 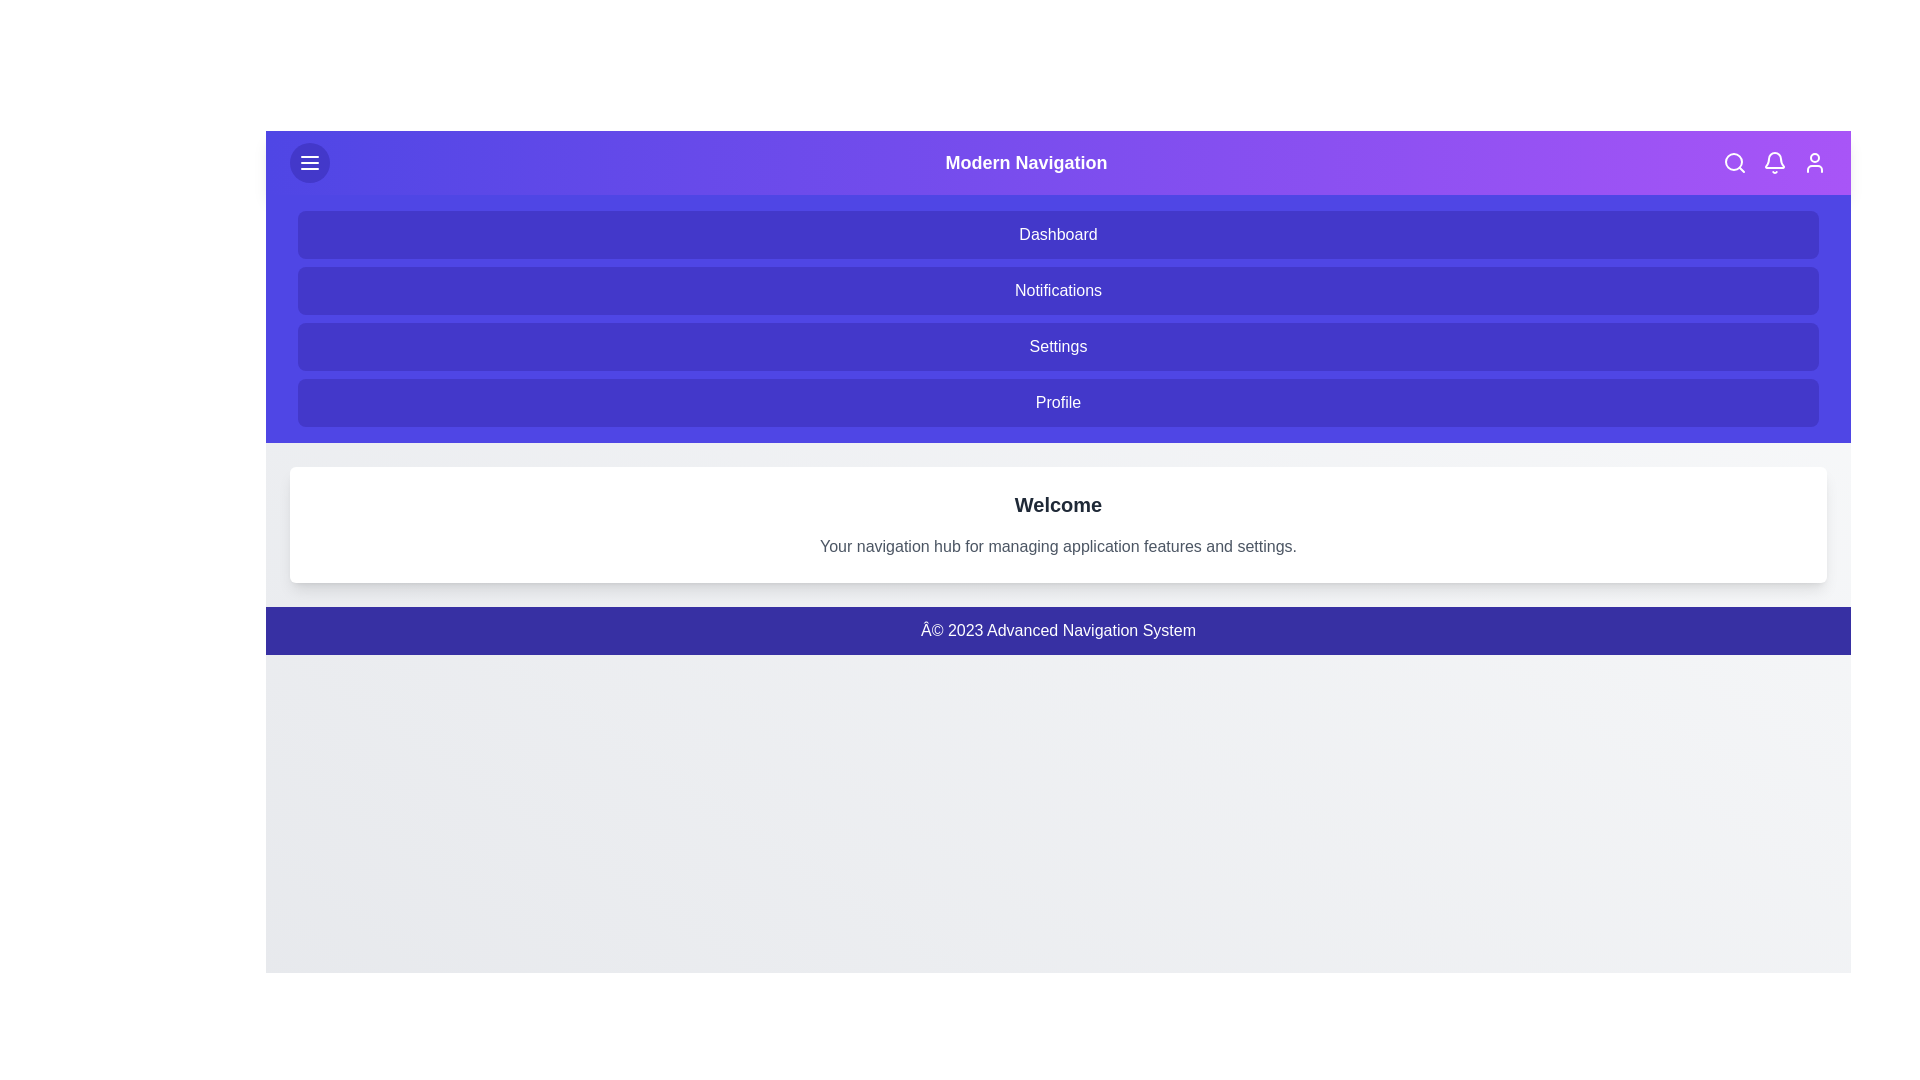 I want to click on the 'Settings' menu item in the navigation bar, so click(x=1057, y=346).